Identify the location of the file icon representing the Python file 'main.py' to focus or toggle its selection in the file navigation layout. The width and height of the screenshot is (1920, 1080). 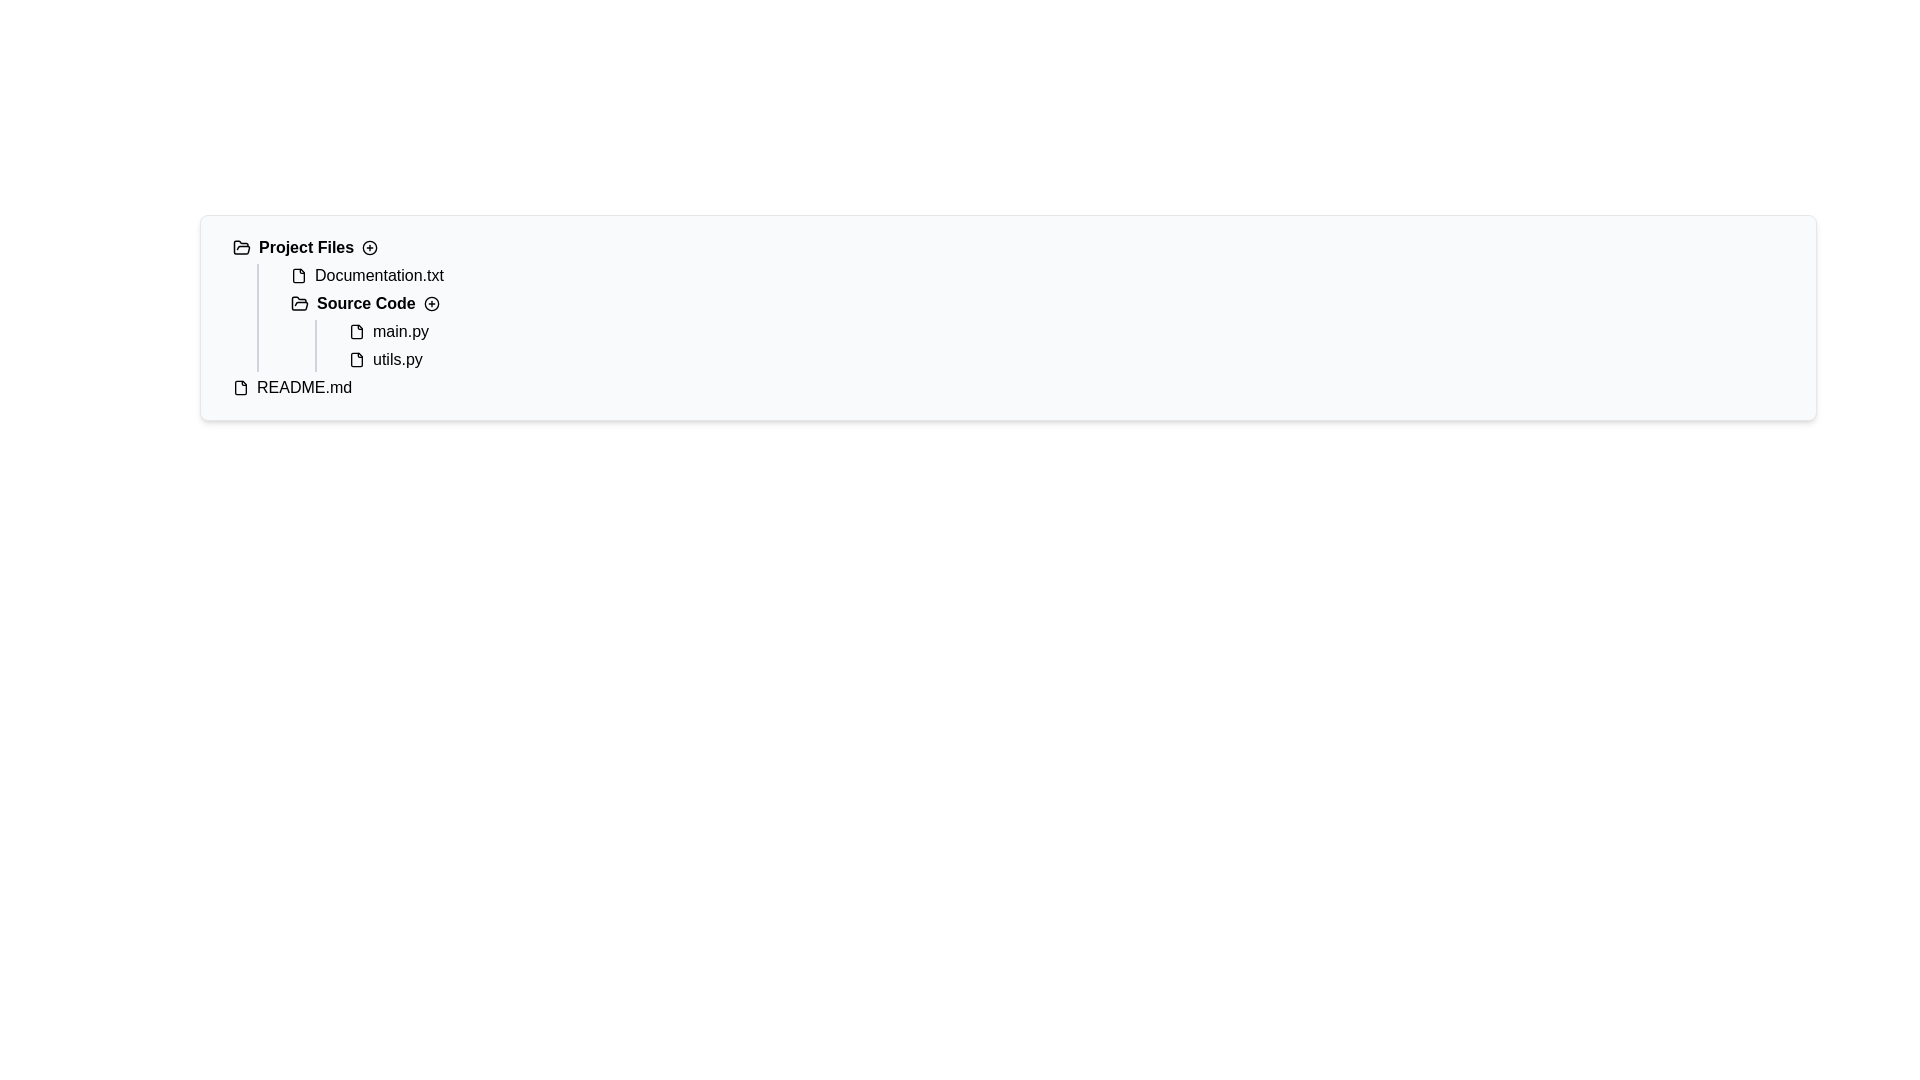
(356, 330).